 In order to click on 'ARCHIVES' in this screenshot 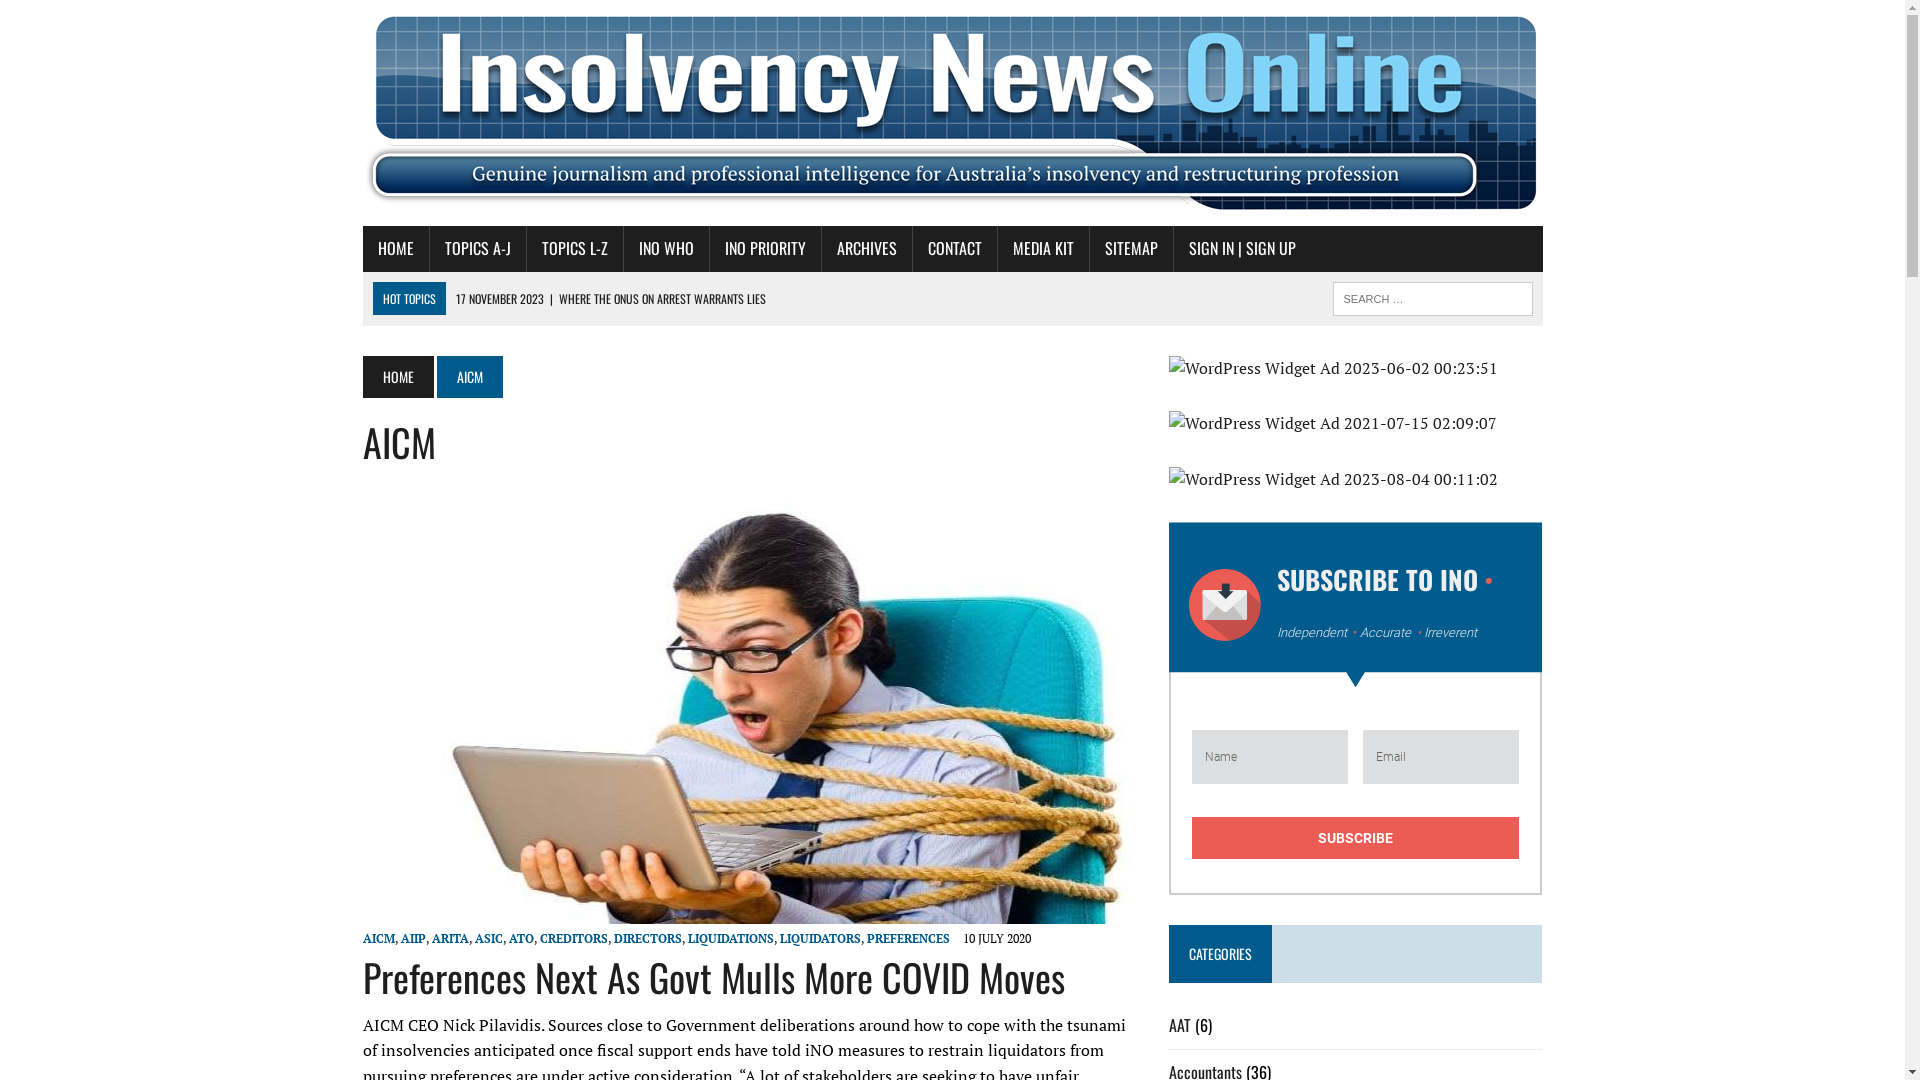, I will do `click(867, 248)`.